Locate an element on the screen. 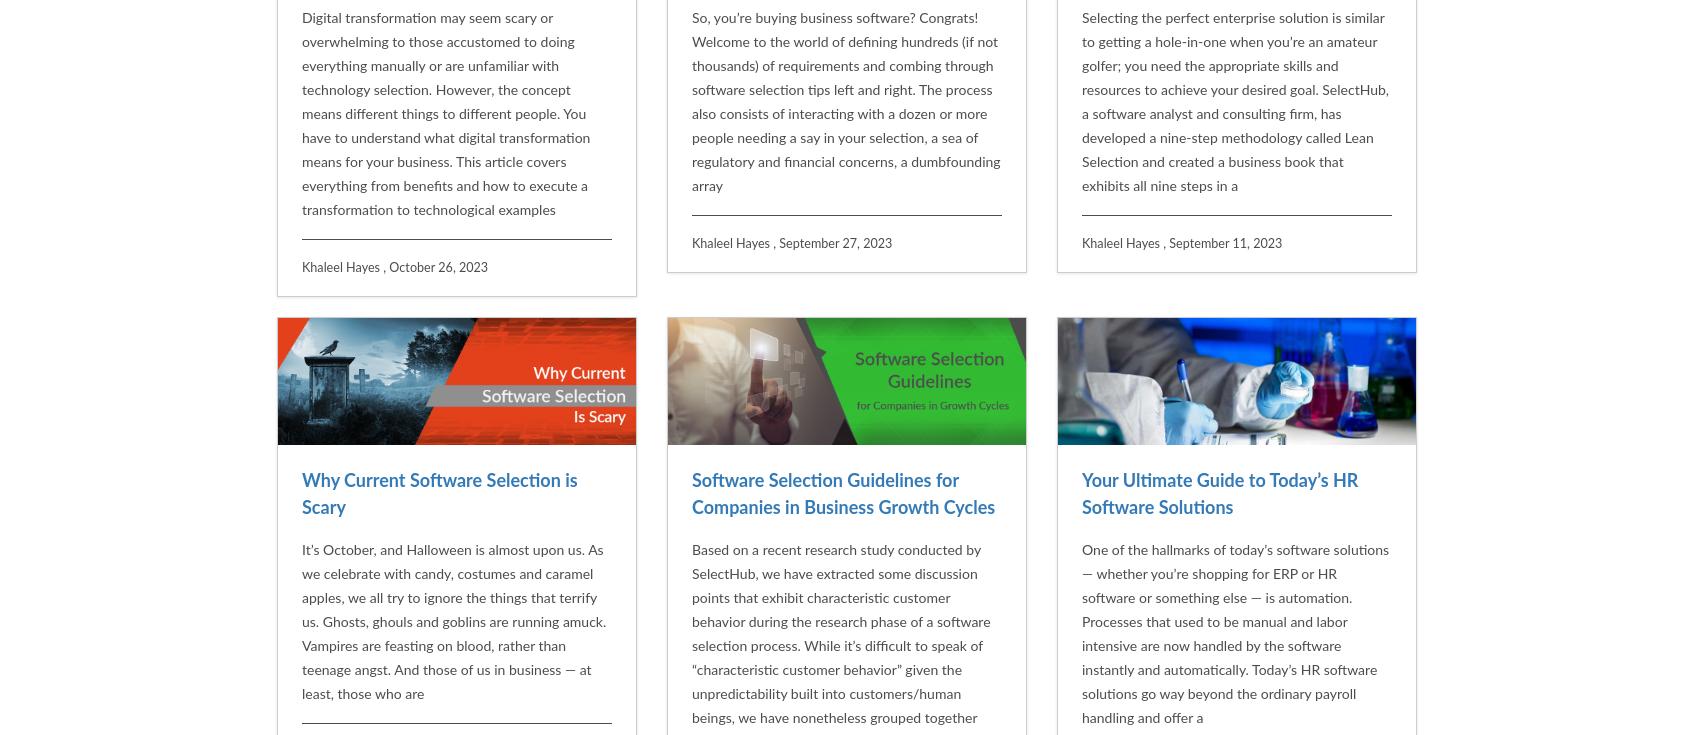 The height and width of the screenshot is (735, 1694). 'One of the hallmarks of today’s software solutions — whether you’re shopping for ERP or HR software or something else — is automation. Processes that used to be manual and labor intensive are now handled by the software instantly and automatically. Today’s HR software solutions go way beyond the ordinary payroll handling and offer a' is located at coordinates (1081, 428).